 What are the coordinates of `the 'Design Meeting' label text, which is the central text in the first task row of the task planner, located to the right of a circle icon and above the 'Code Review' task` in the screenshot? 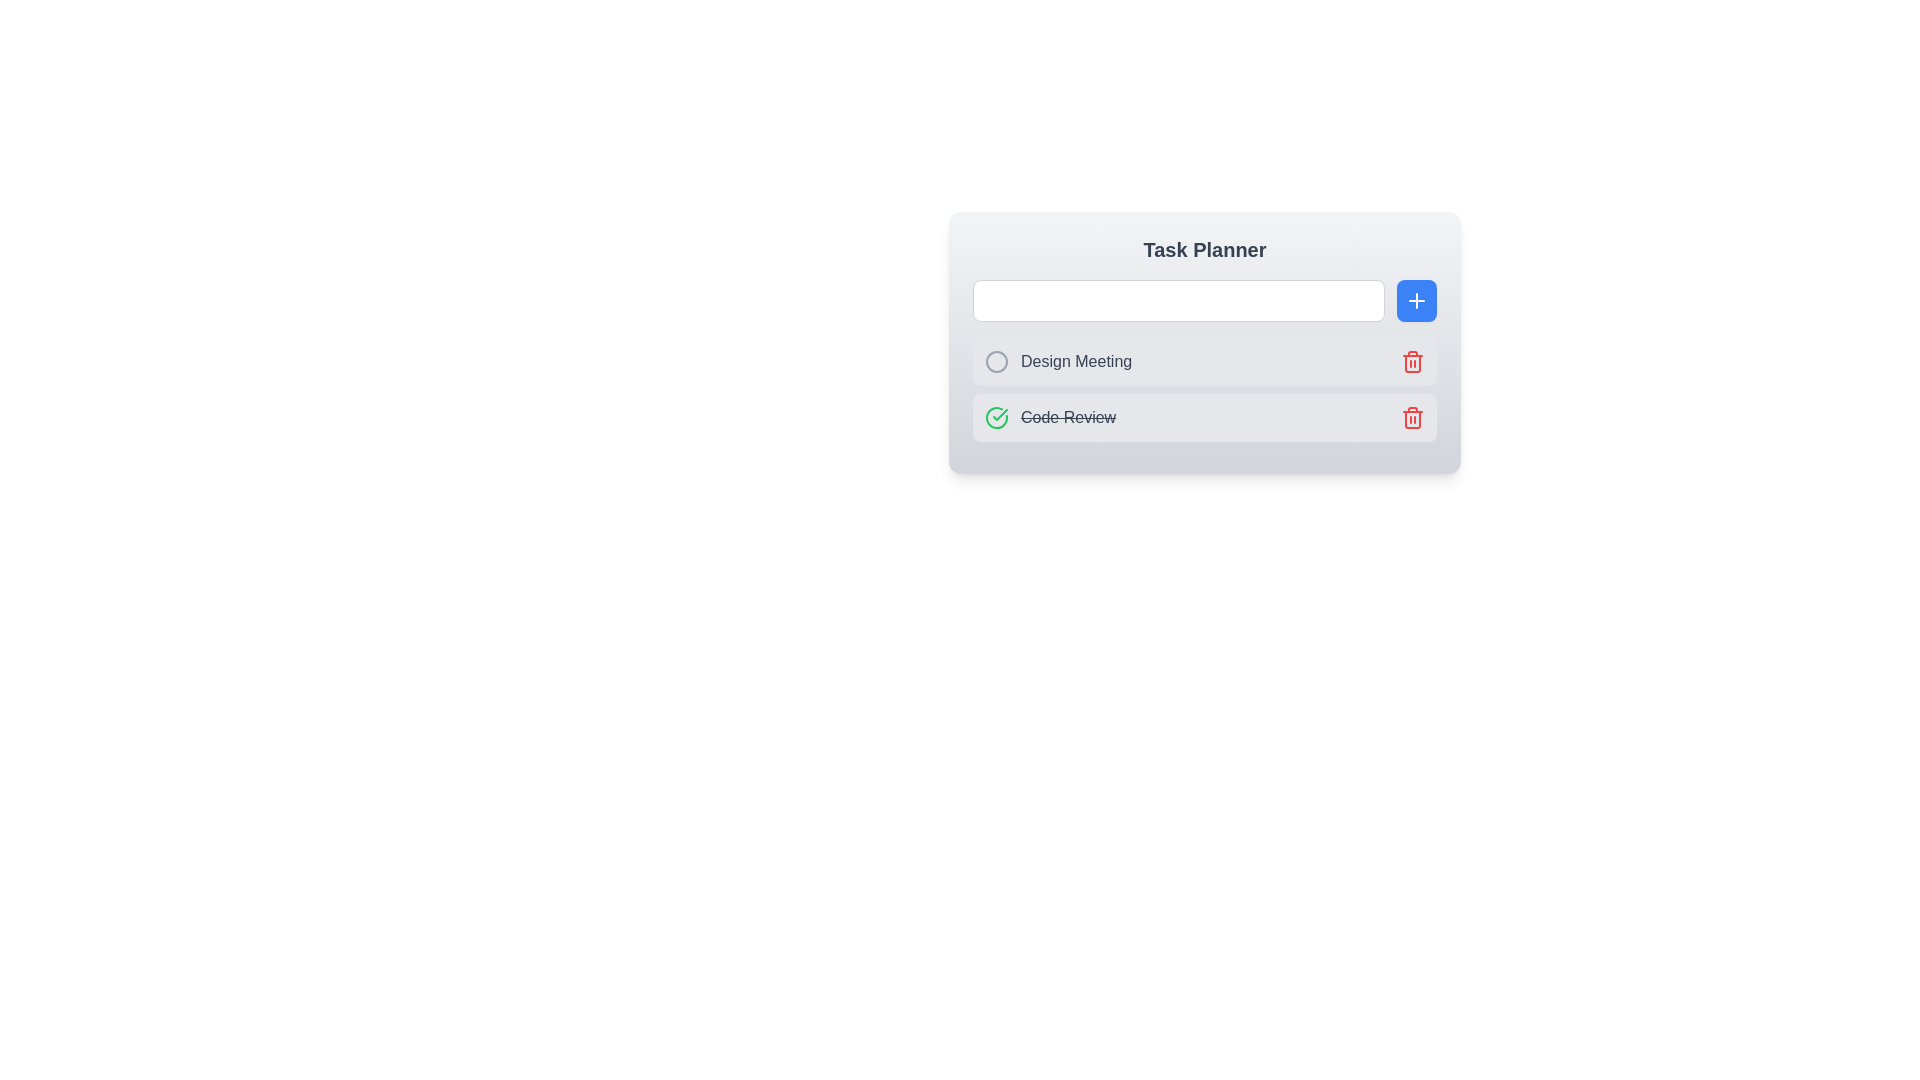 It's located at (1075, 362).